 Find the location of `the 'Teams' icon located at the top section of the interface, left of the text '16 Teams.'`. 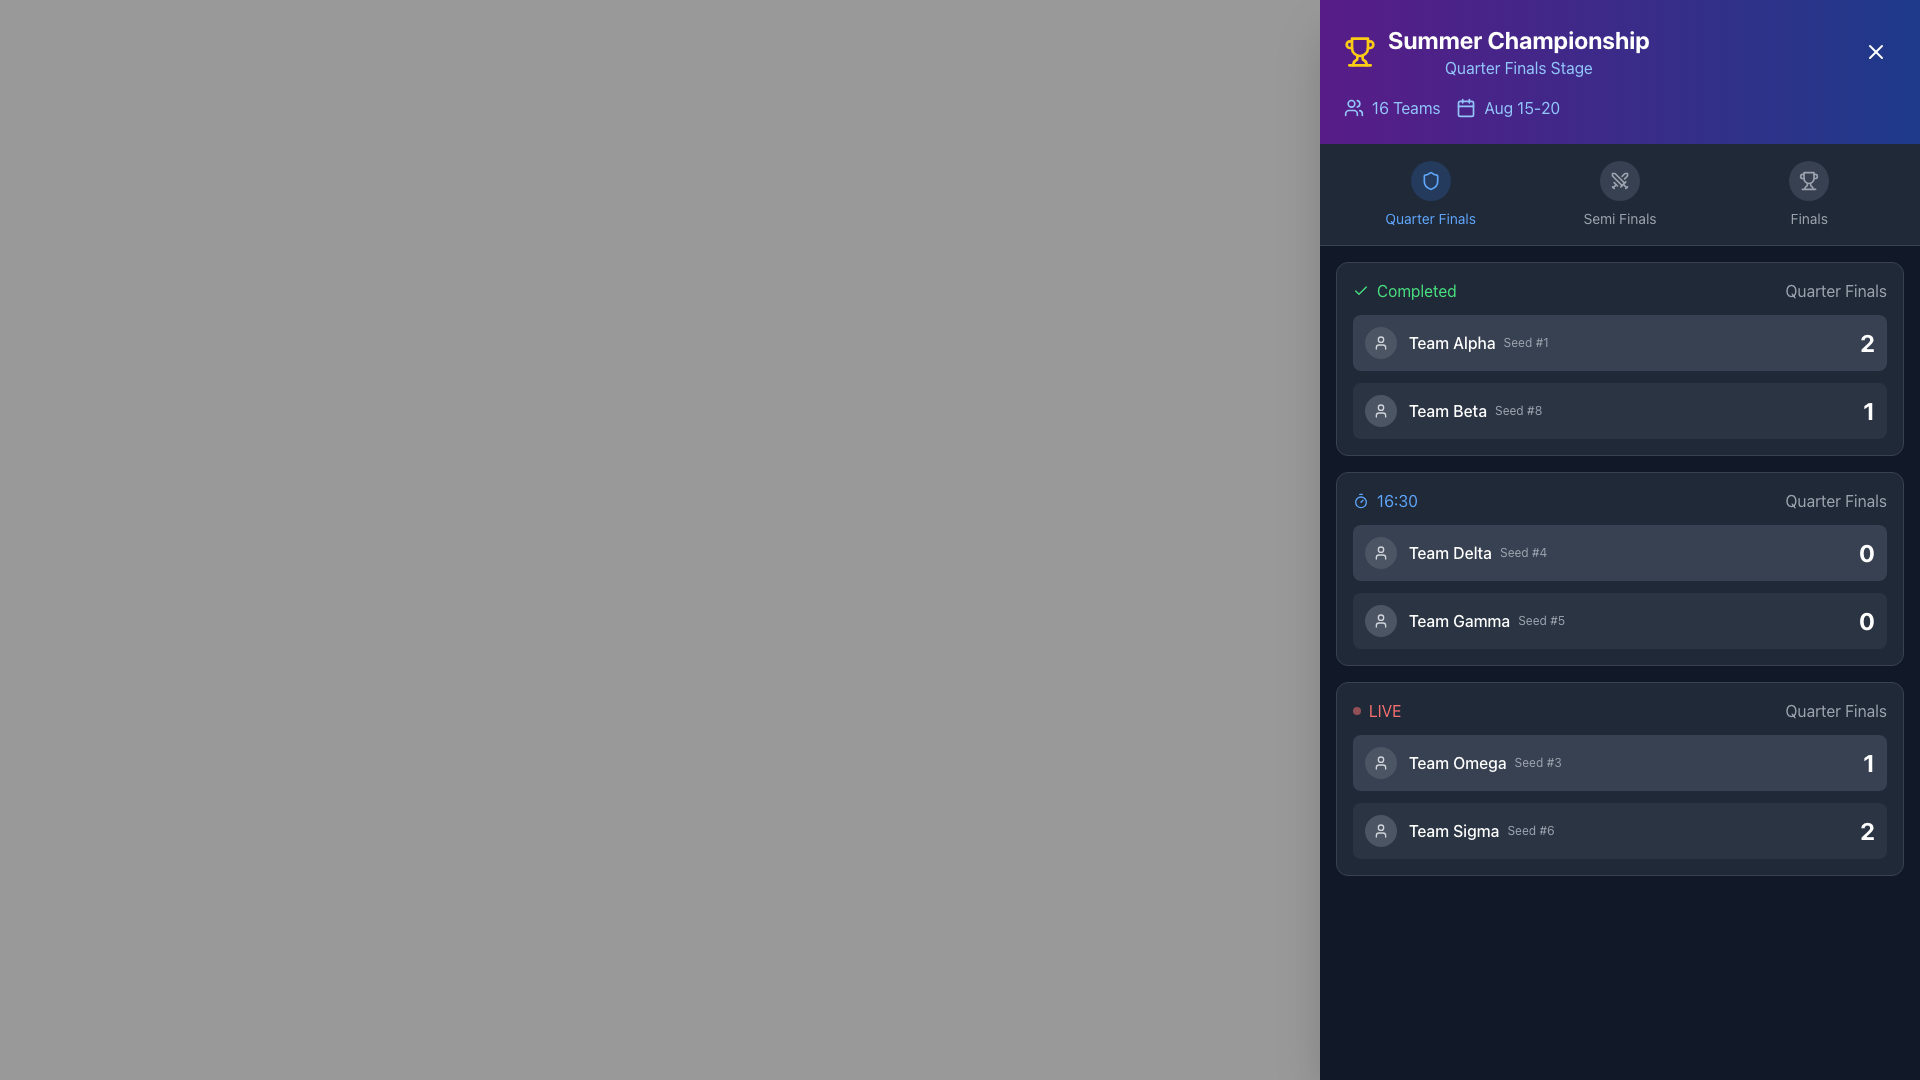

the 'Teams' icon located at the top section of the interface, left of the text '16 Teams.' is located at coordinates (1353, 108).